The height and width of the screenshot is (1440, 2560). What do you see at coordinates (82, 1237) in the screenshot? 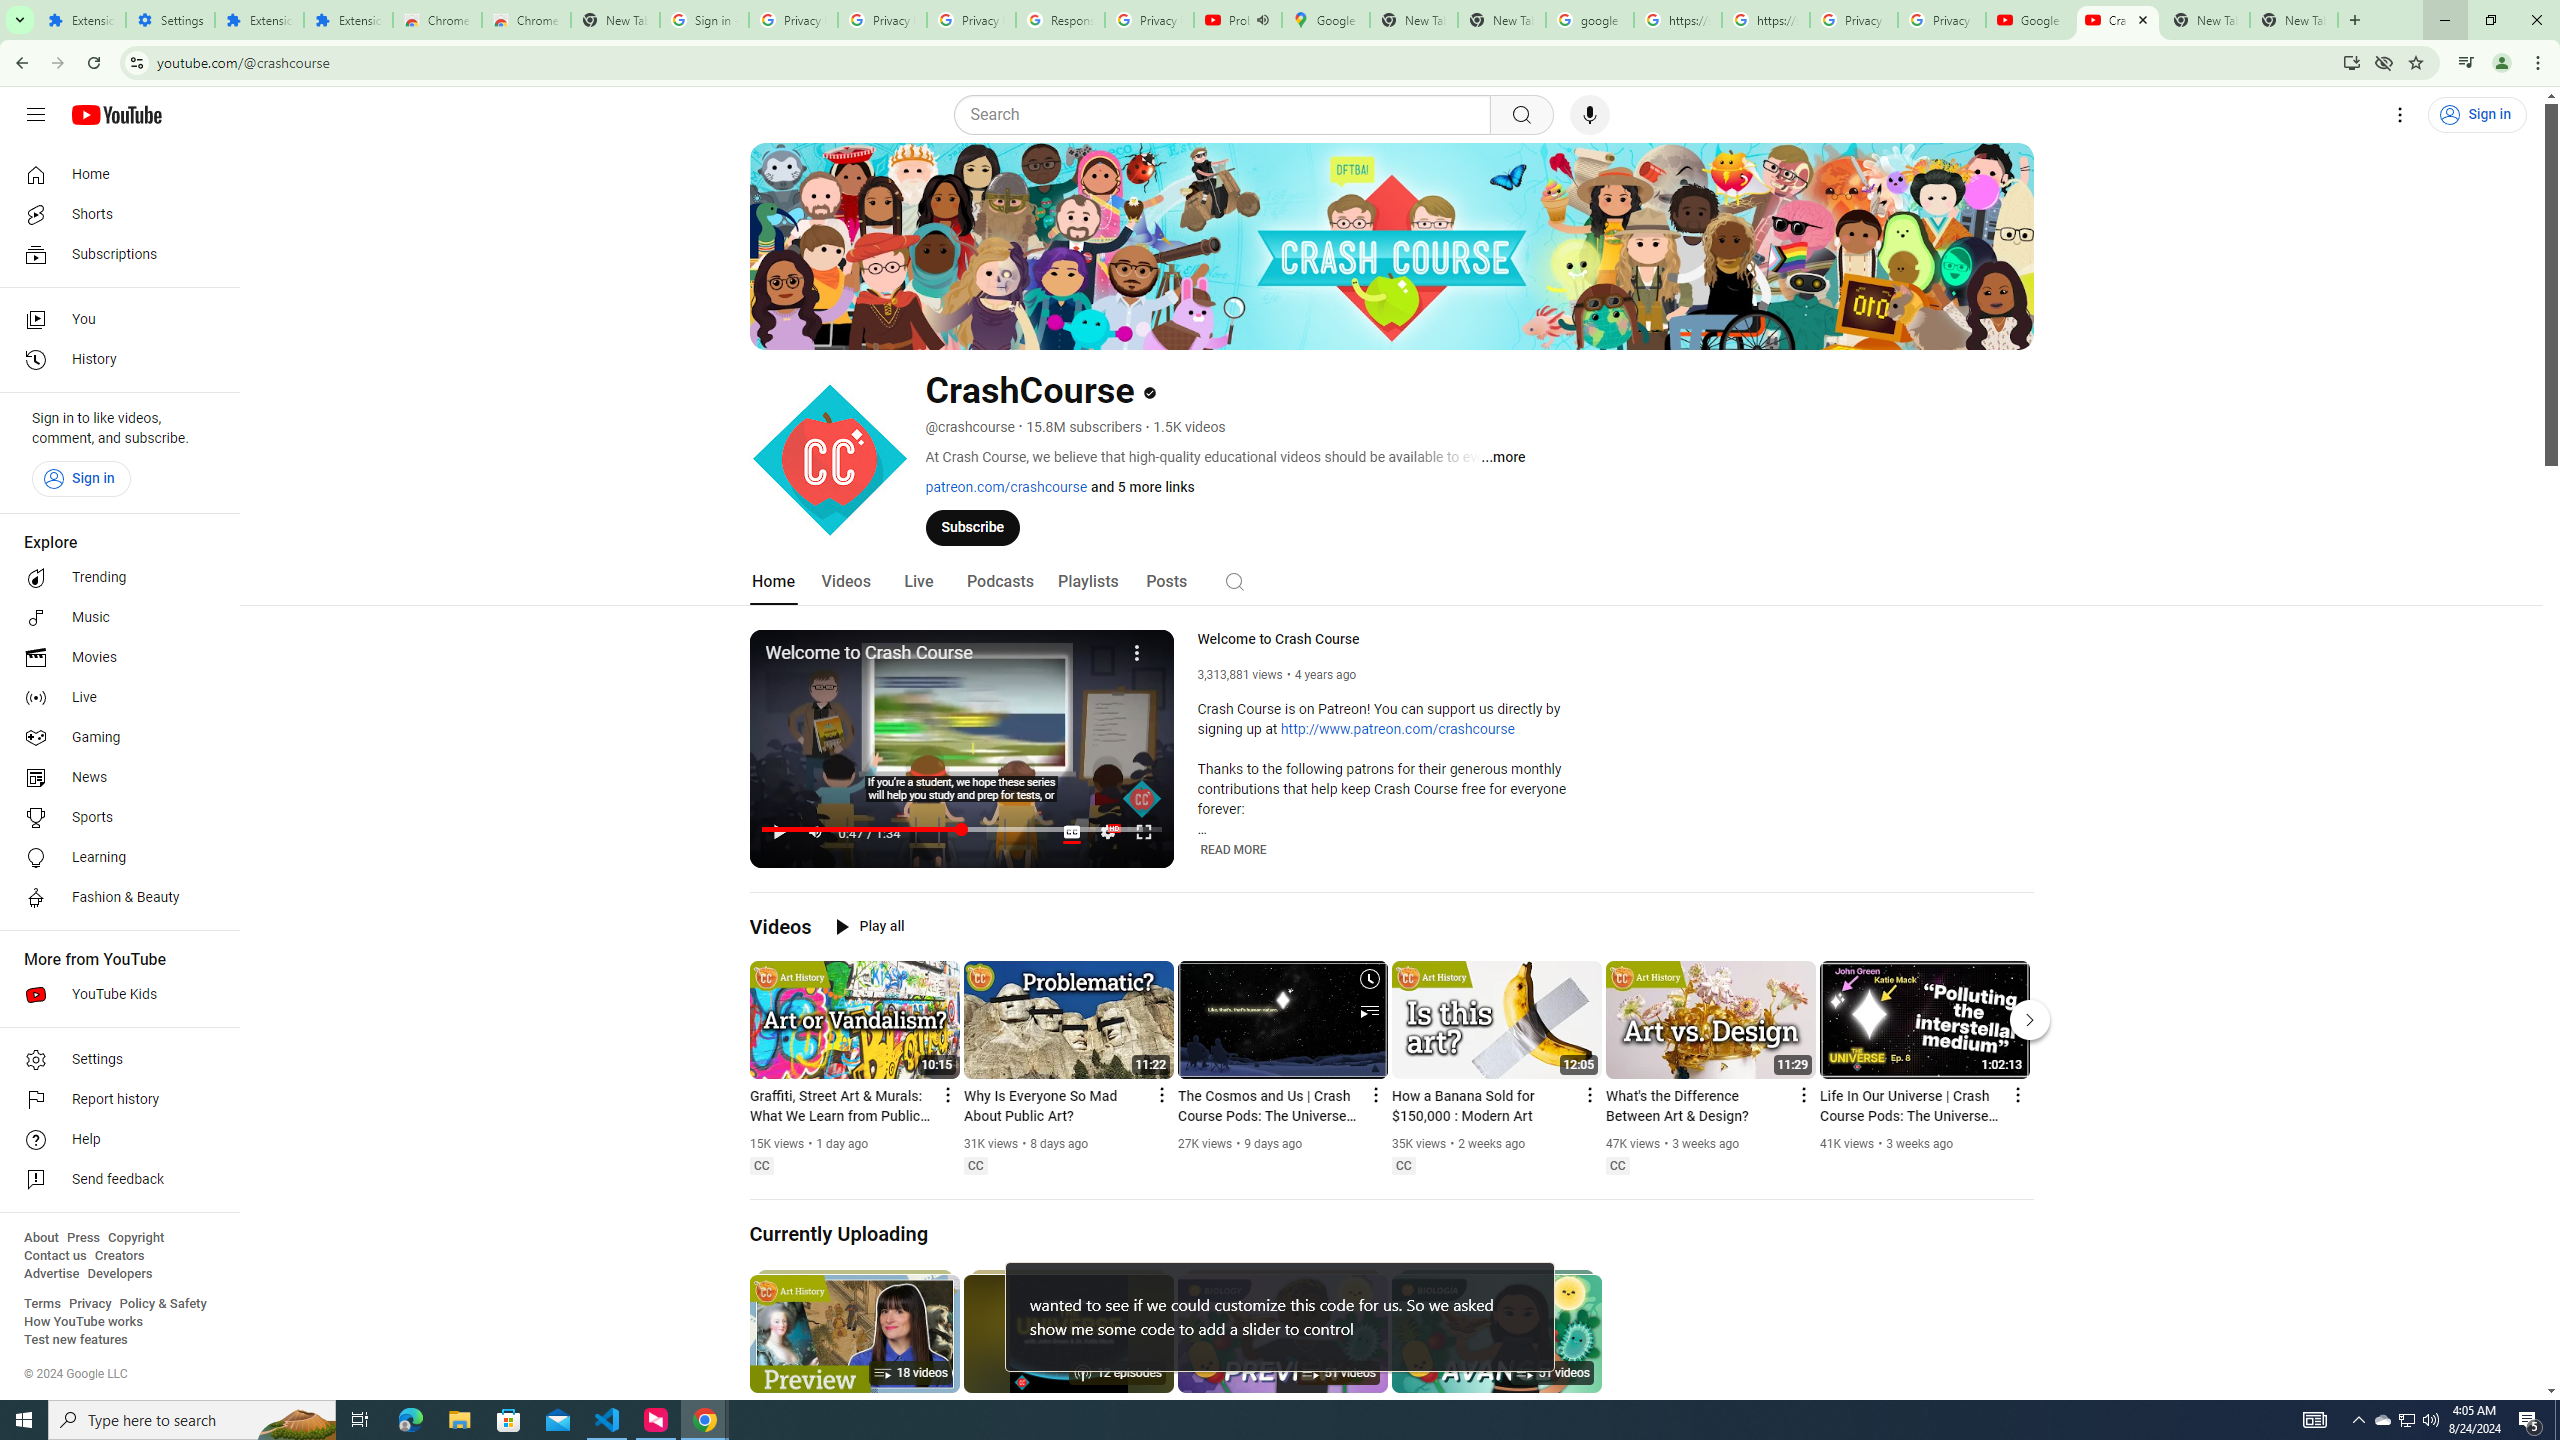
I see `'Press'` at bounding box center [82, 1237].